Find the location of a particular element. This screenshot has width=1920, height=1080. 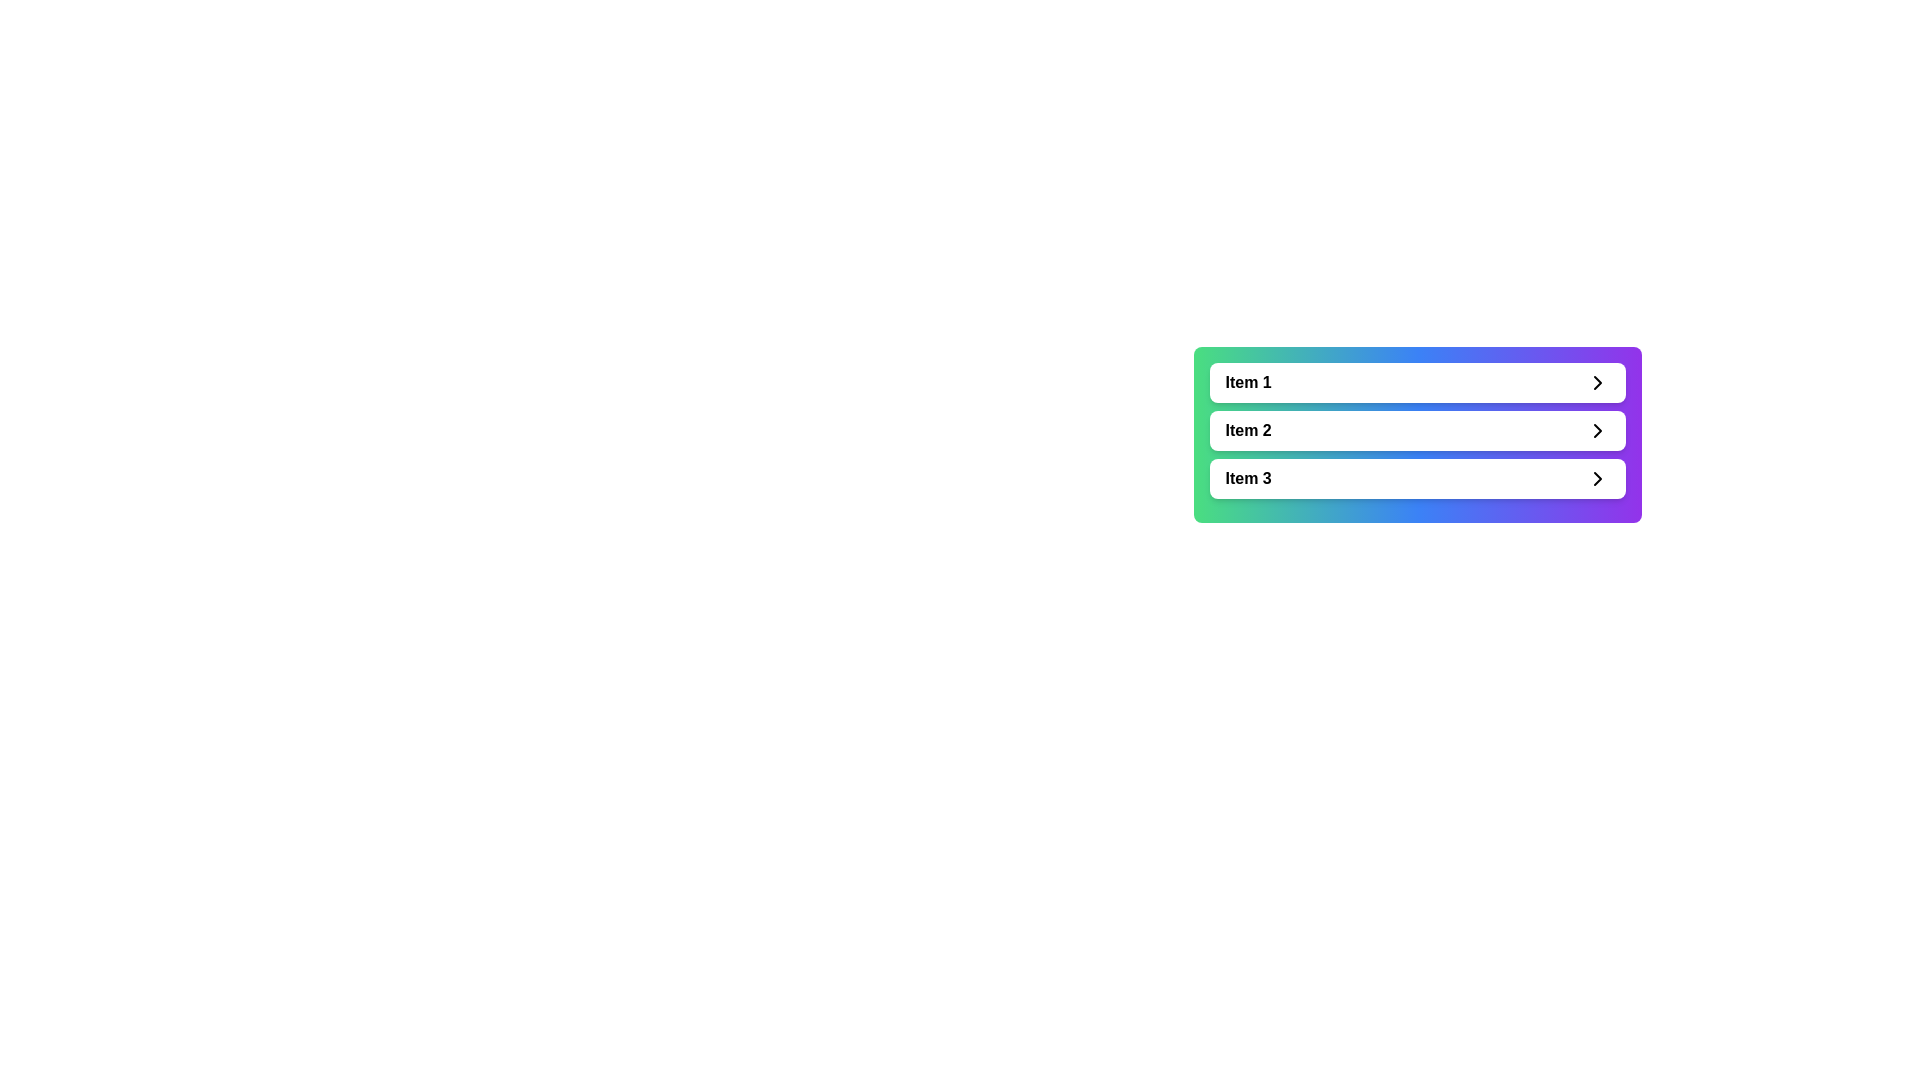

displayed text 'Item 3' from the bold text label located in the third item of the vertically stacked list is located at coordinates (1247, 478).